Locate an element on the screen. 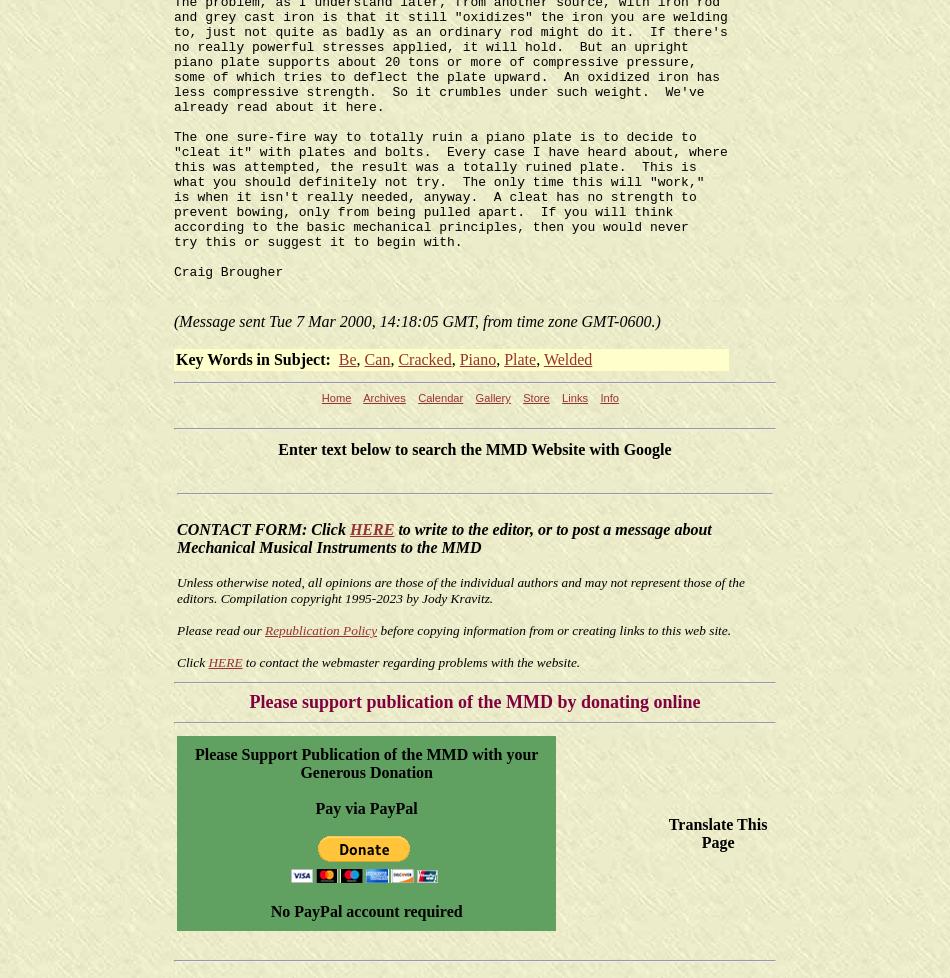  'Republication Policy' is located at coordinates (263, 630).